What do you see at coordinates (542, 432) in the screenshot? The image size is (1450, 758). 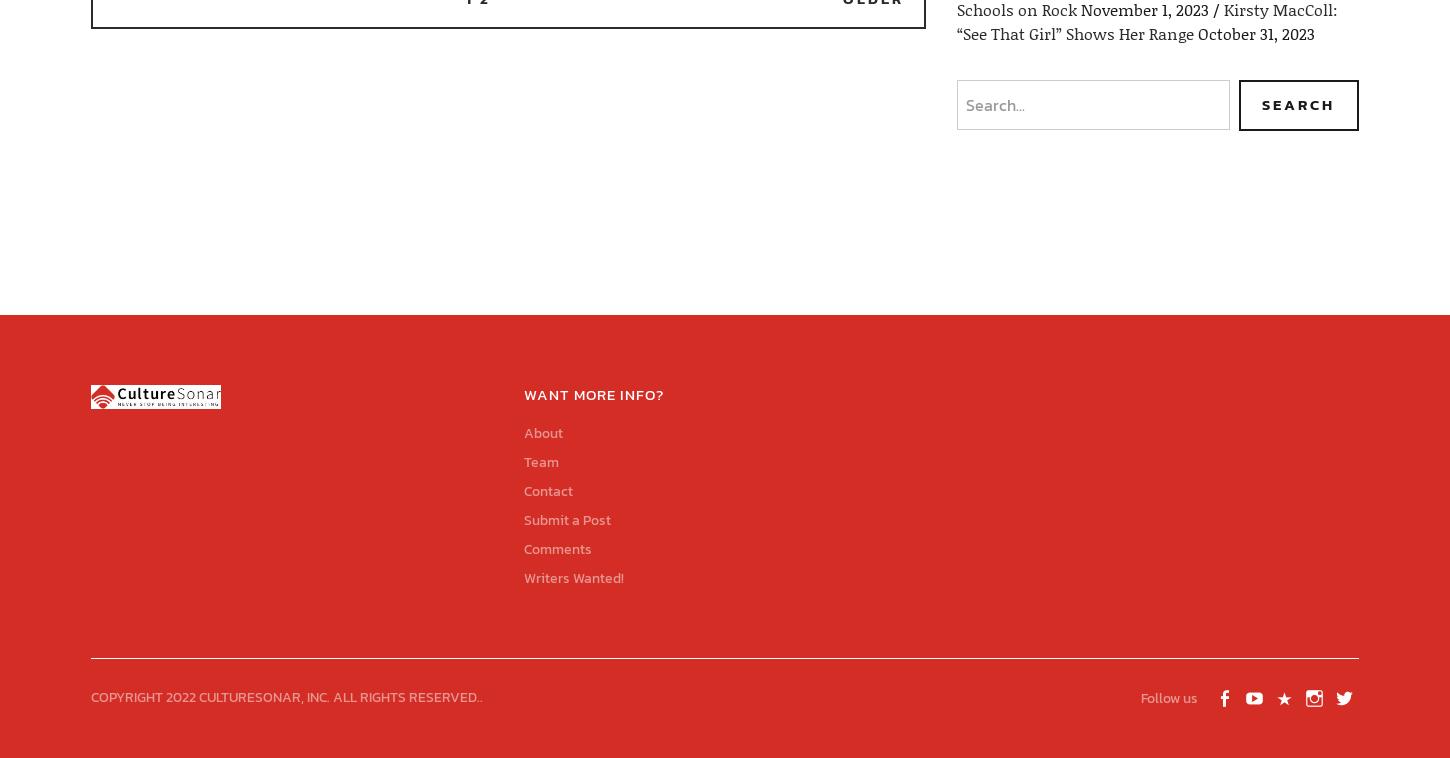 I see `'About'` at bounding box center [542, 432].